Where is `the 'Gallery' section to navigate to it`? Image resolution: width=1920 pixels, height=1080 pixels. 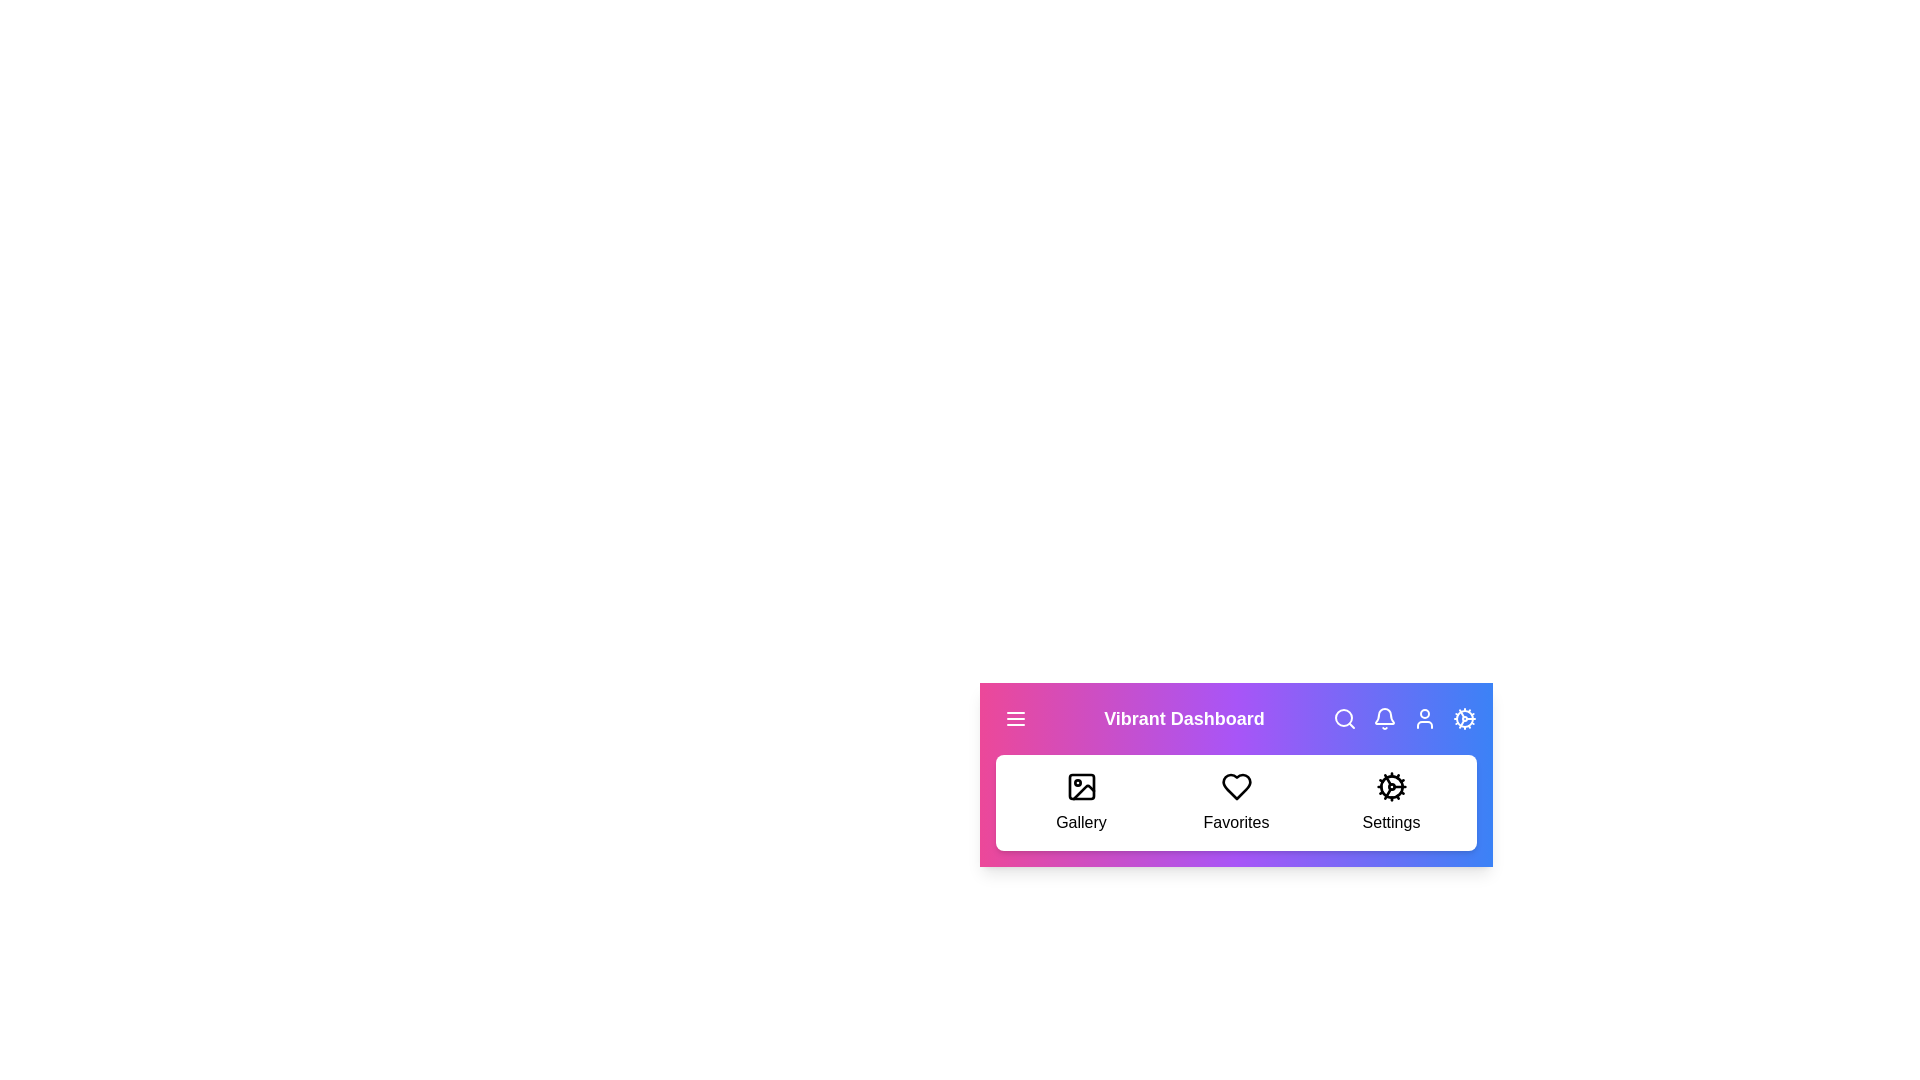
the 'Gallery' section to navigate to it is located at coordinates (1080, 801).